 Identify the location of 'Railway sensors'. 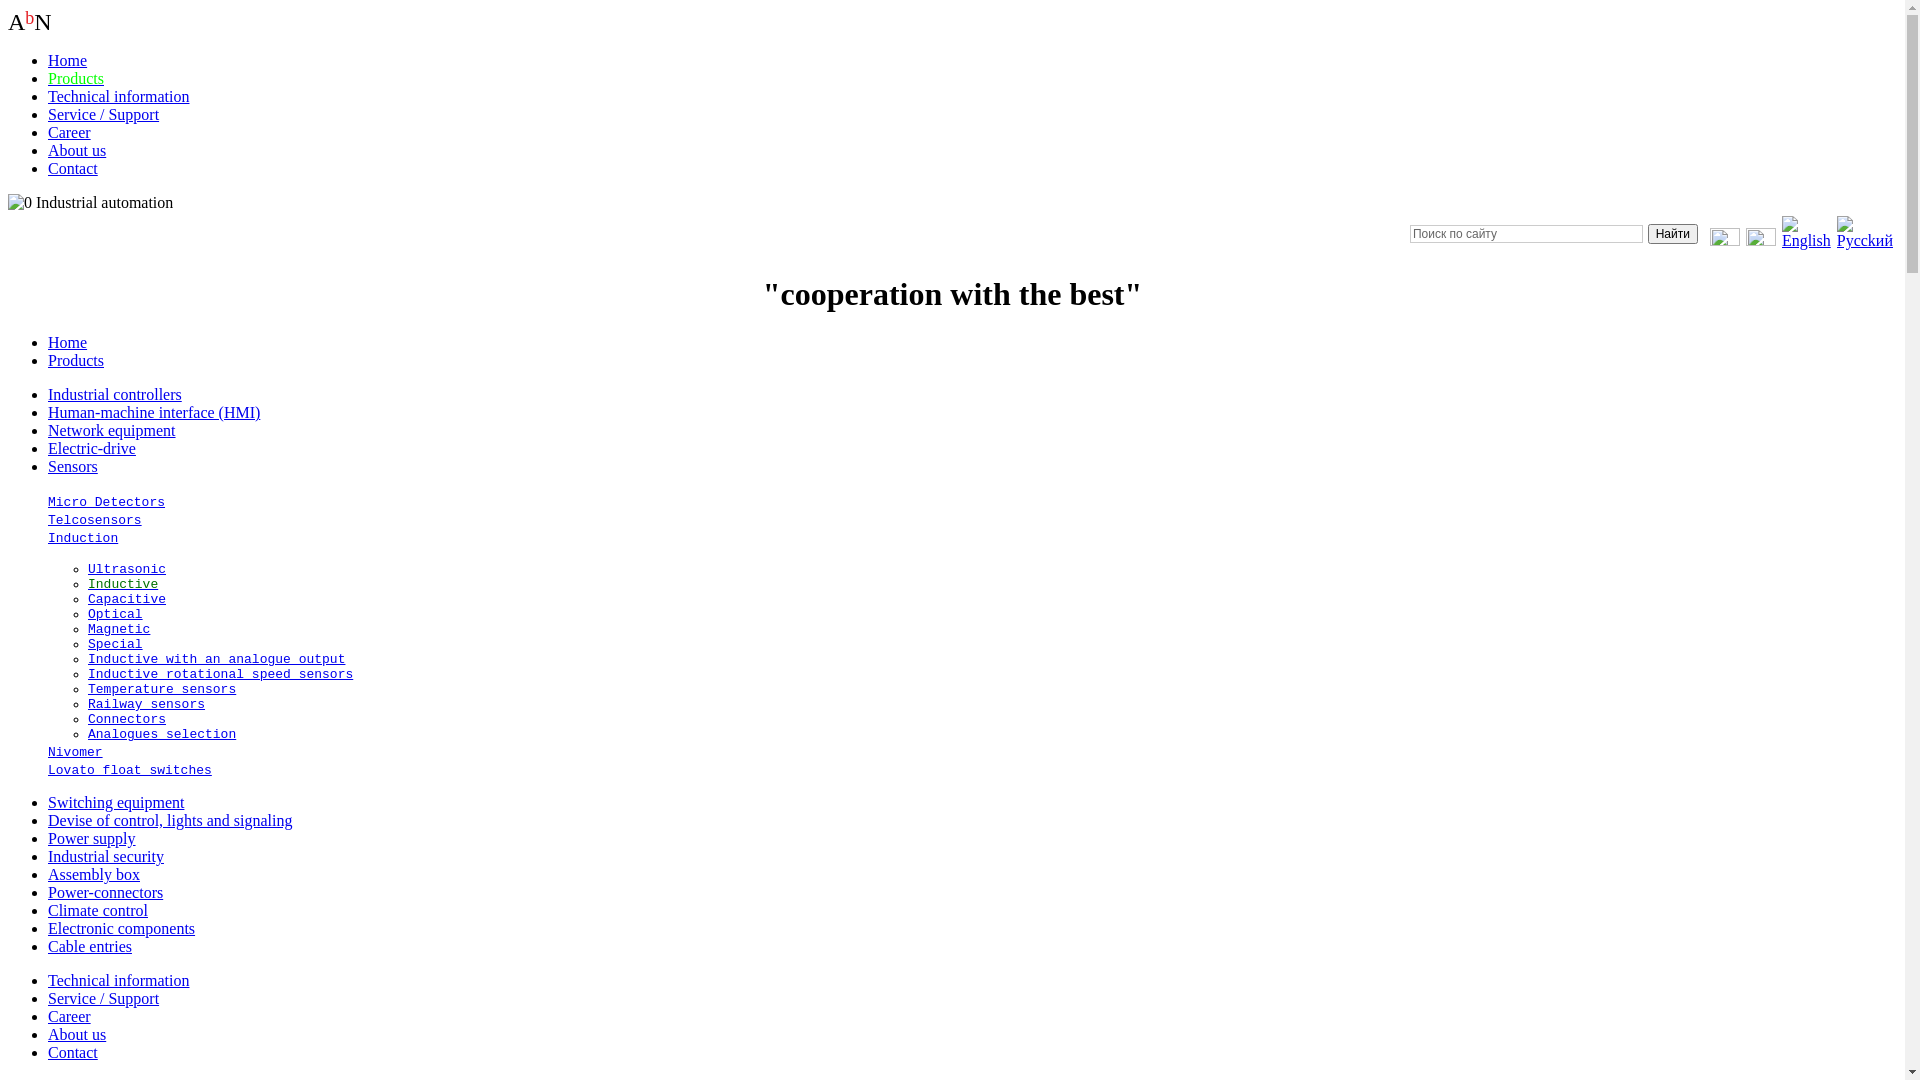
(86, 703).